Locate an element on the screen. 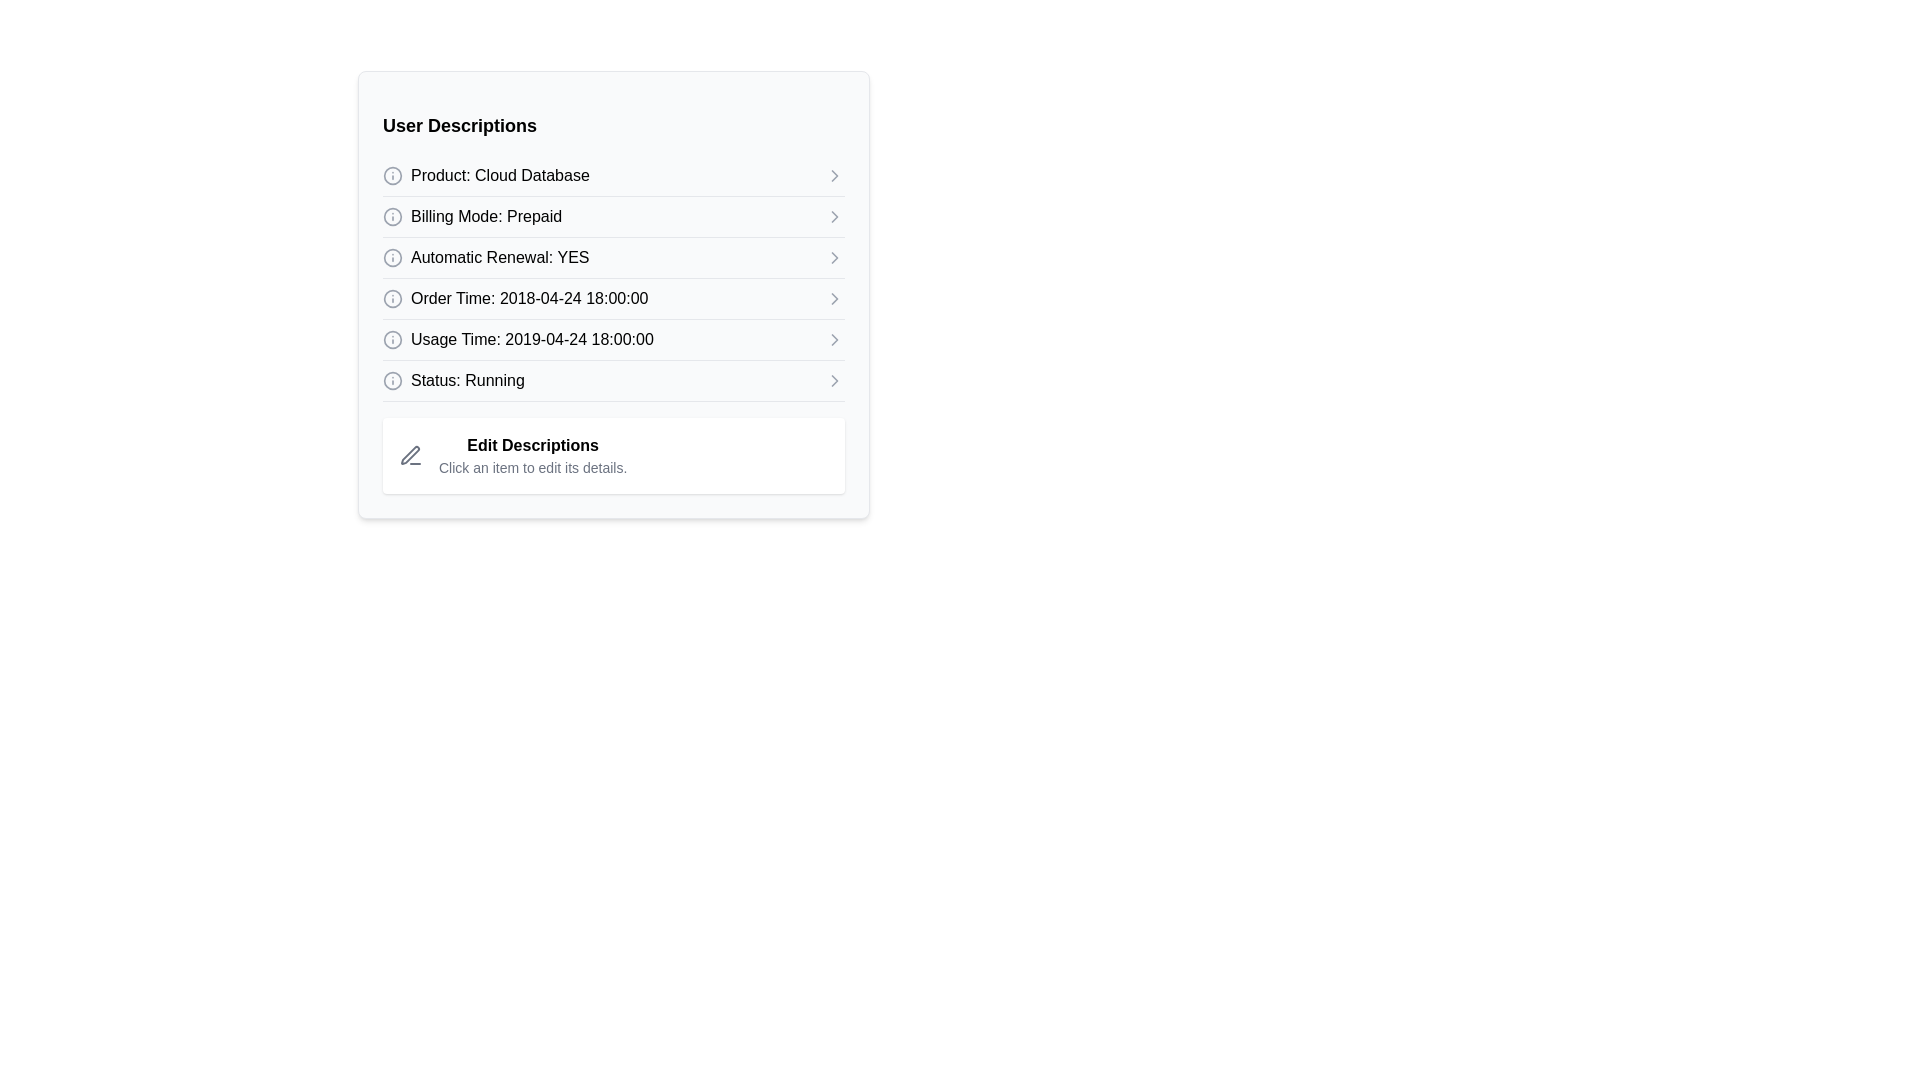  the text label displaying 'Automatic Renewal: YES' which is accompanied by an information icon, located in the third row of a vertical list within a card-like section is located at coordinates (486, 257).